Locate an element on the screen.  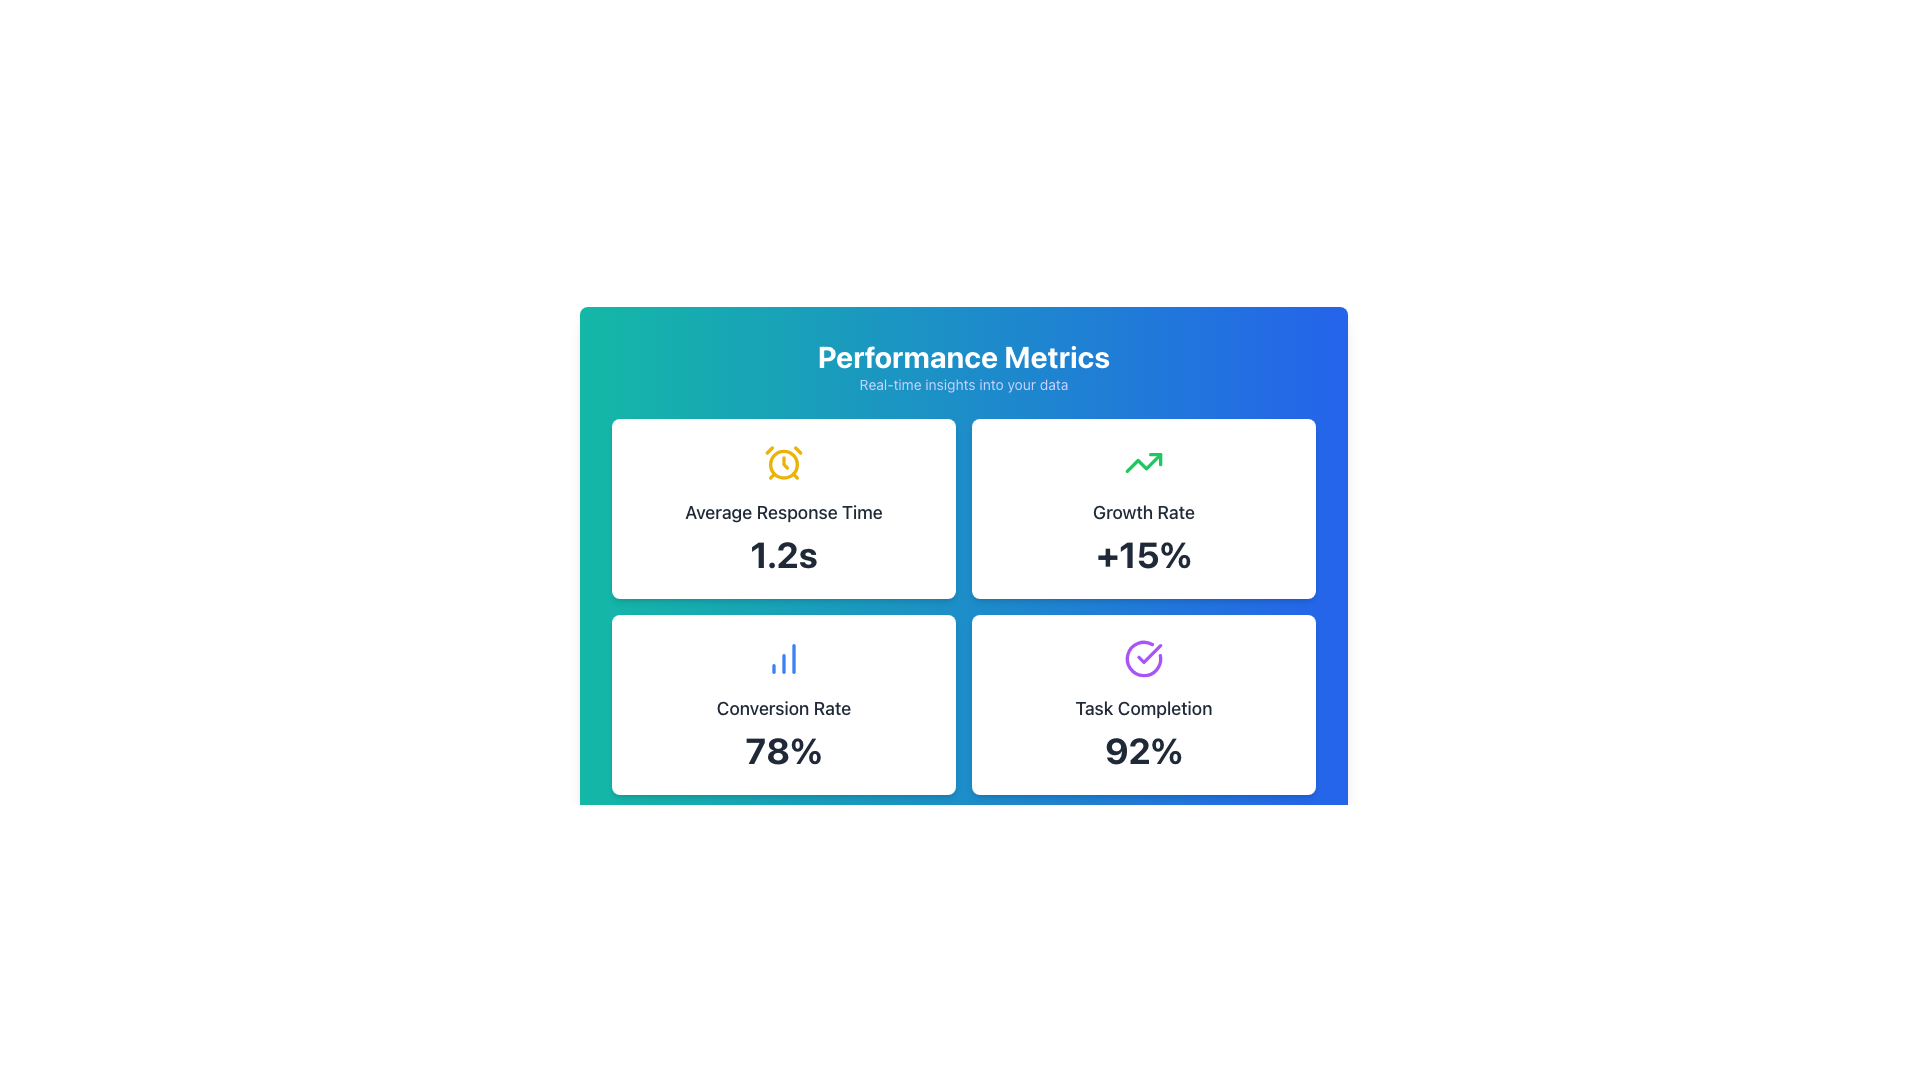
the large bold text reading '92%' located below the 'Task Completion' text within the card labeled 'Task Completion' is located at coordinates (1143, 751).